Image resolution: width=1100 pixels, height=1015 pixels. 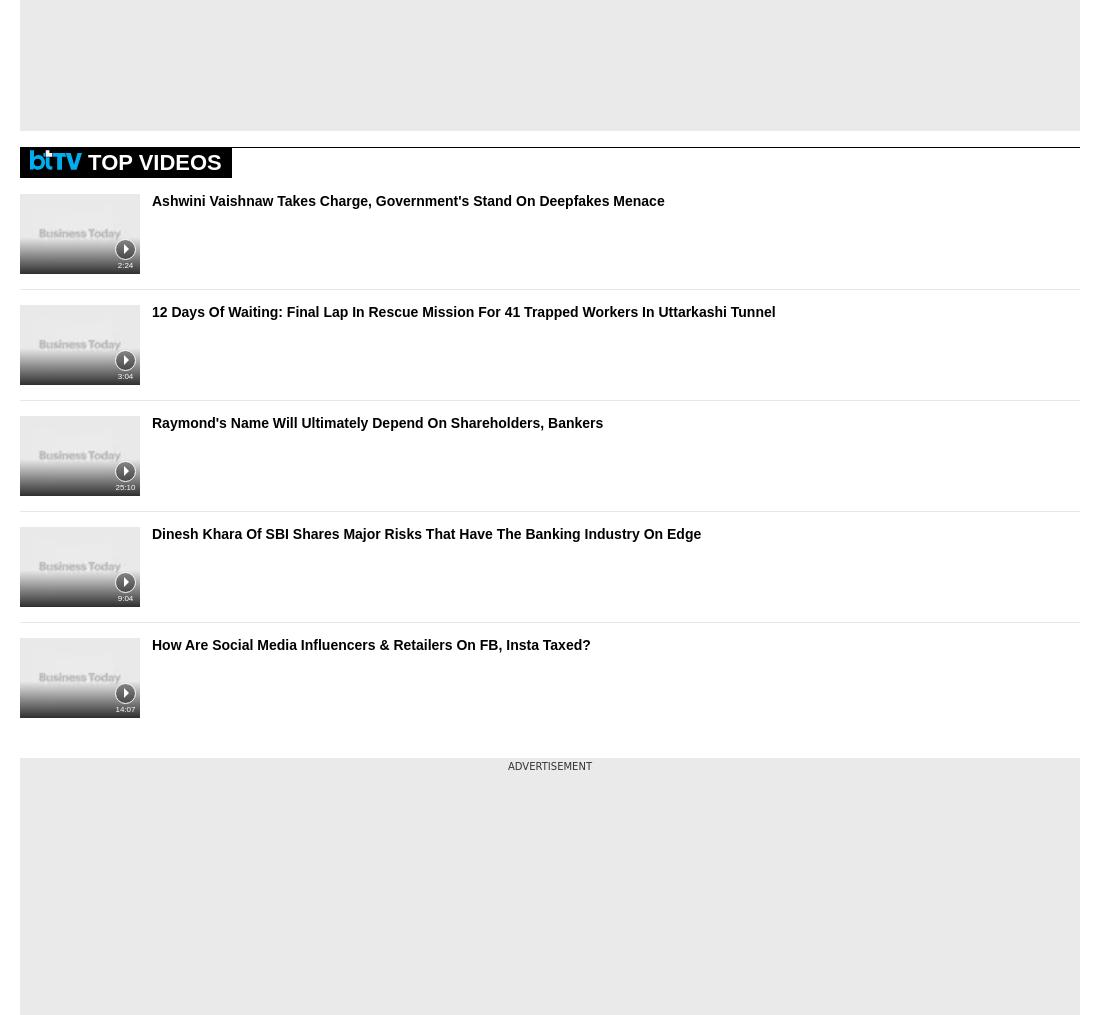 I want to click on 'Ashwini Vaishnaw Takes Charge, Government's Stand On Deepfakes Menace', so click(x=407, y=198).